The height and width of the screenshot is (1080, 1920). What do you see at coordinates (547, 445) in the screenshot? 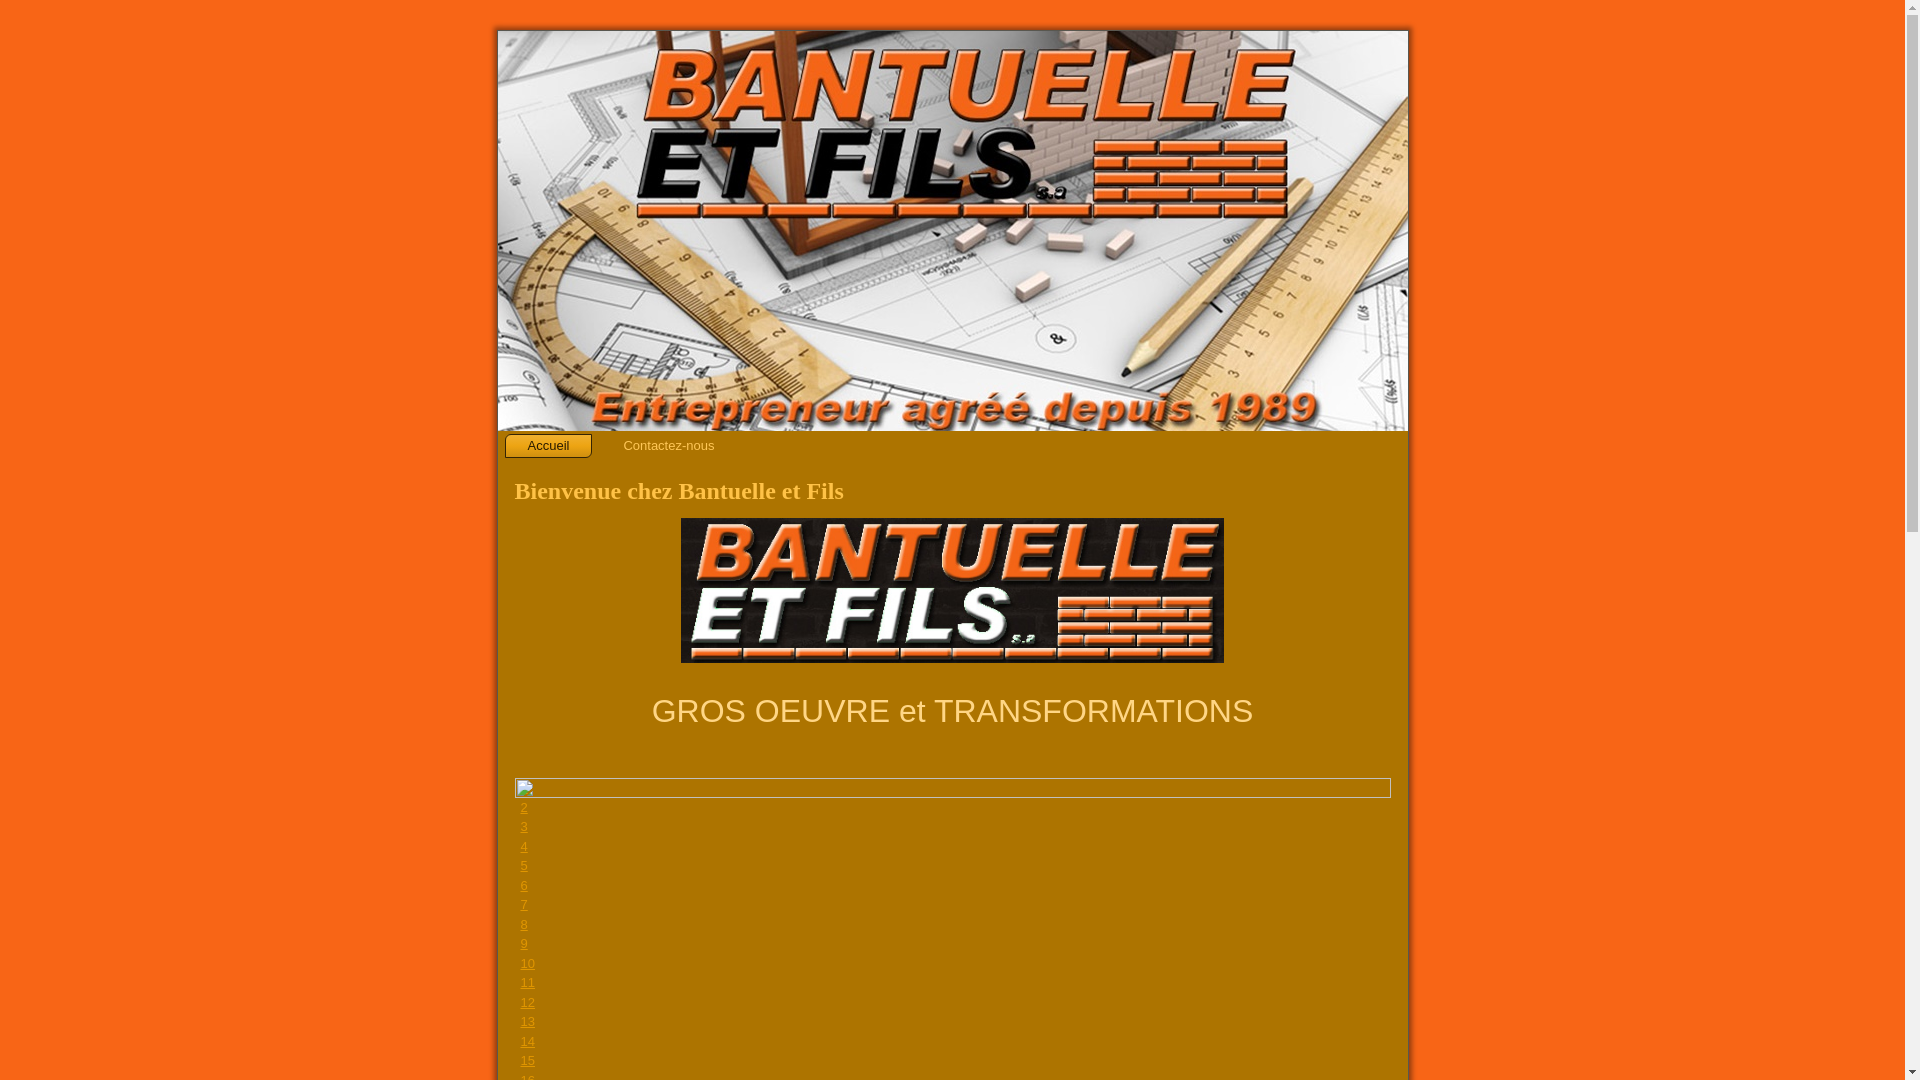
I see `'Accueil'` at bounding box center [547, 445].